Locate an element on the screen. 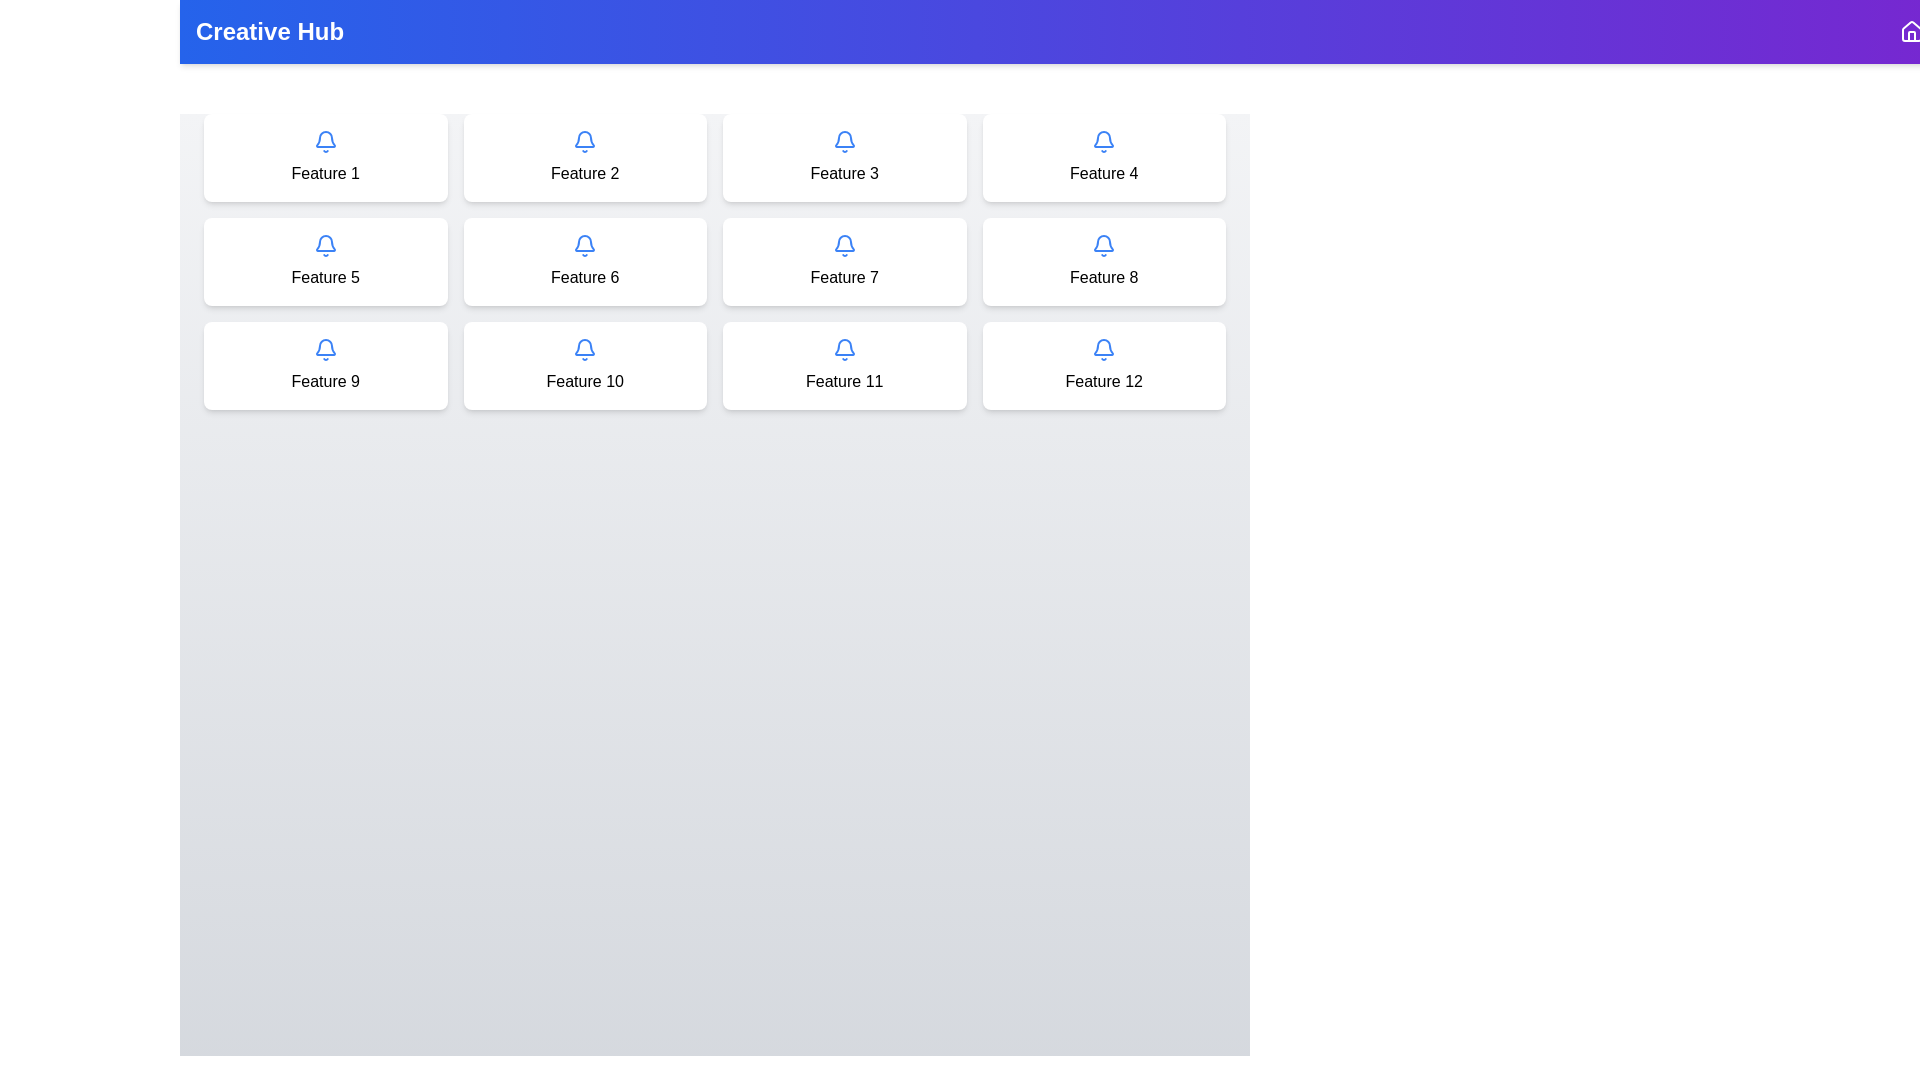 This screenshot has height=1080, width=1920. the header text 'Creative Hub' to trigger its associated action is located at coordinates (268, 31).